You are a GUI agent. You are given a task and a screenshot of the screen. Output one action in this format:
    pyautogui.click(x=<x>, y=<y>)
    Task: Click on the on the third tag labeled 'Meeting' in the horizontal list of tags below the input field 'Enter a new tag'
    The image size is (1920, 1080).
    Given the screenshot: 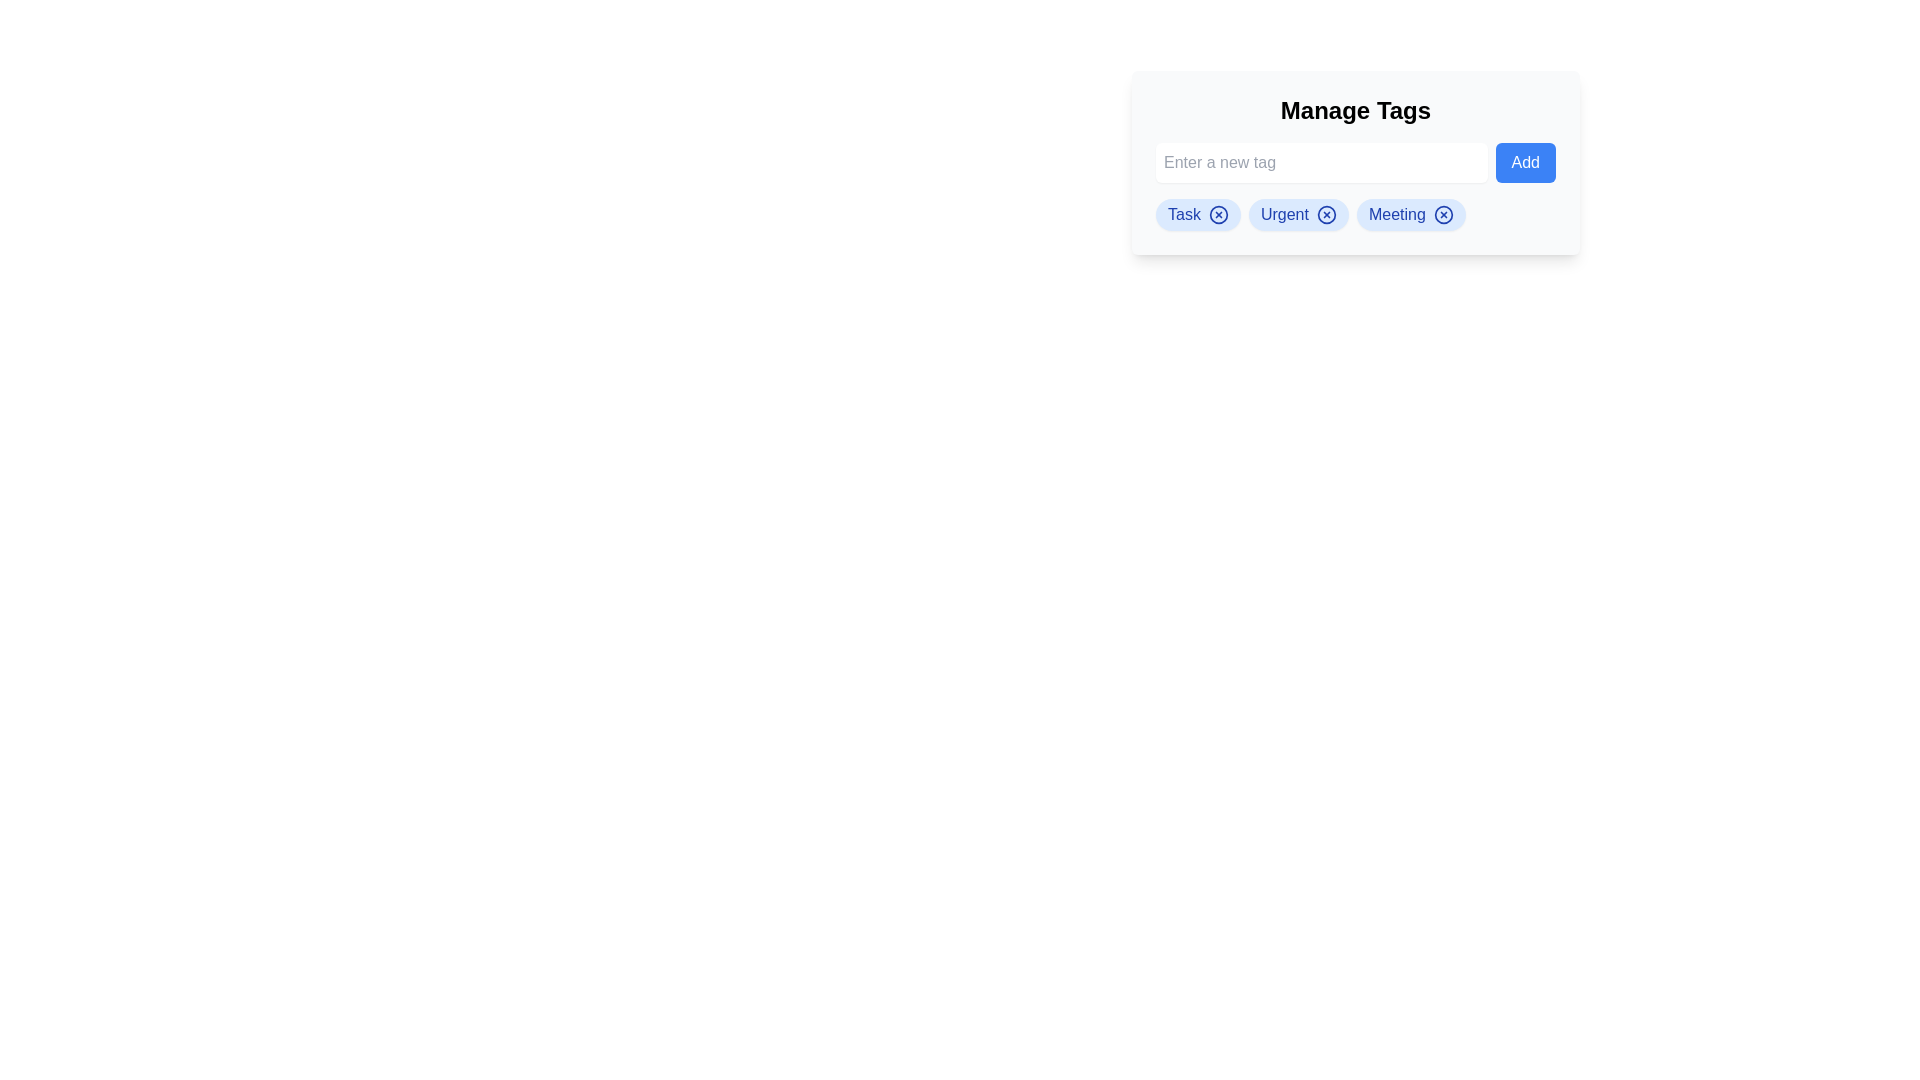 What is the action you would take?
    pyautogui.click(x=1410, y=215)
    